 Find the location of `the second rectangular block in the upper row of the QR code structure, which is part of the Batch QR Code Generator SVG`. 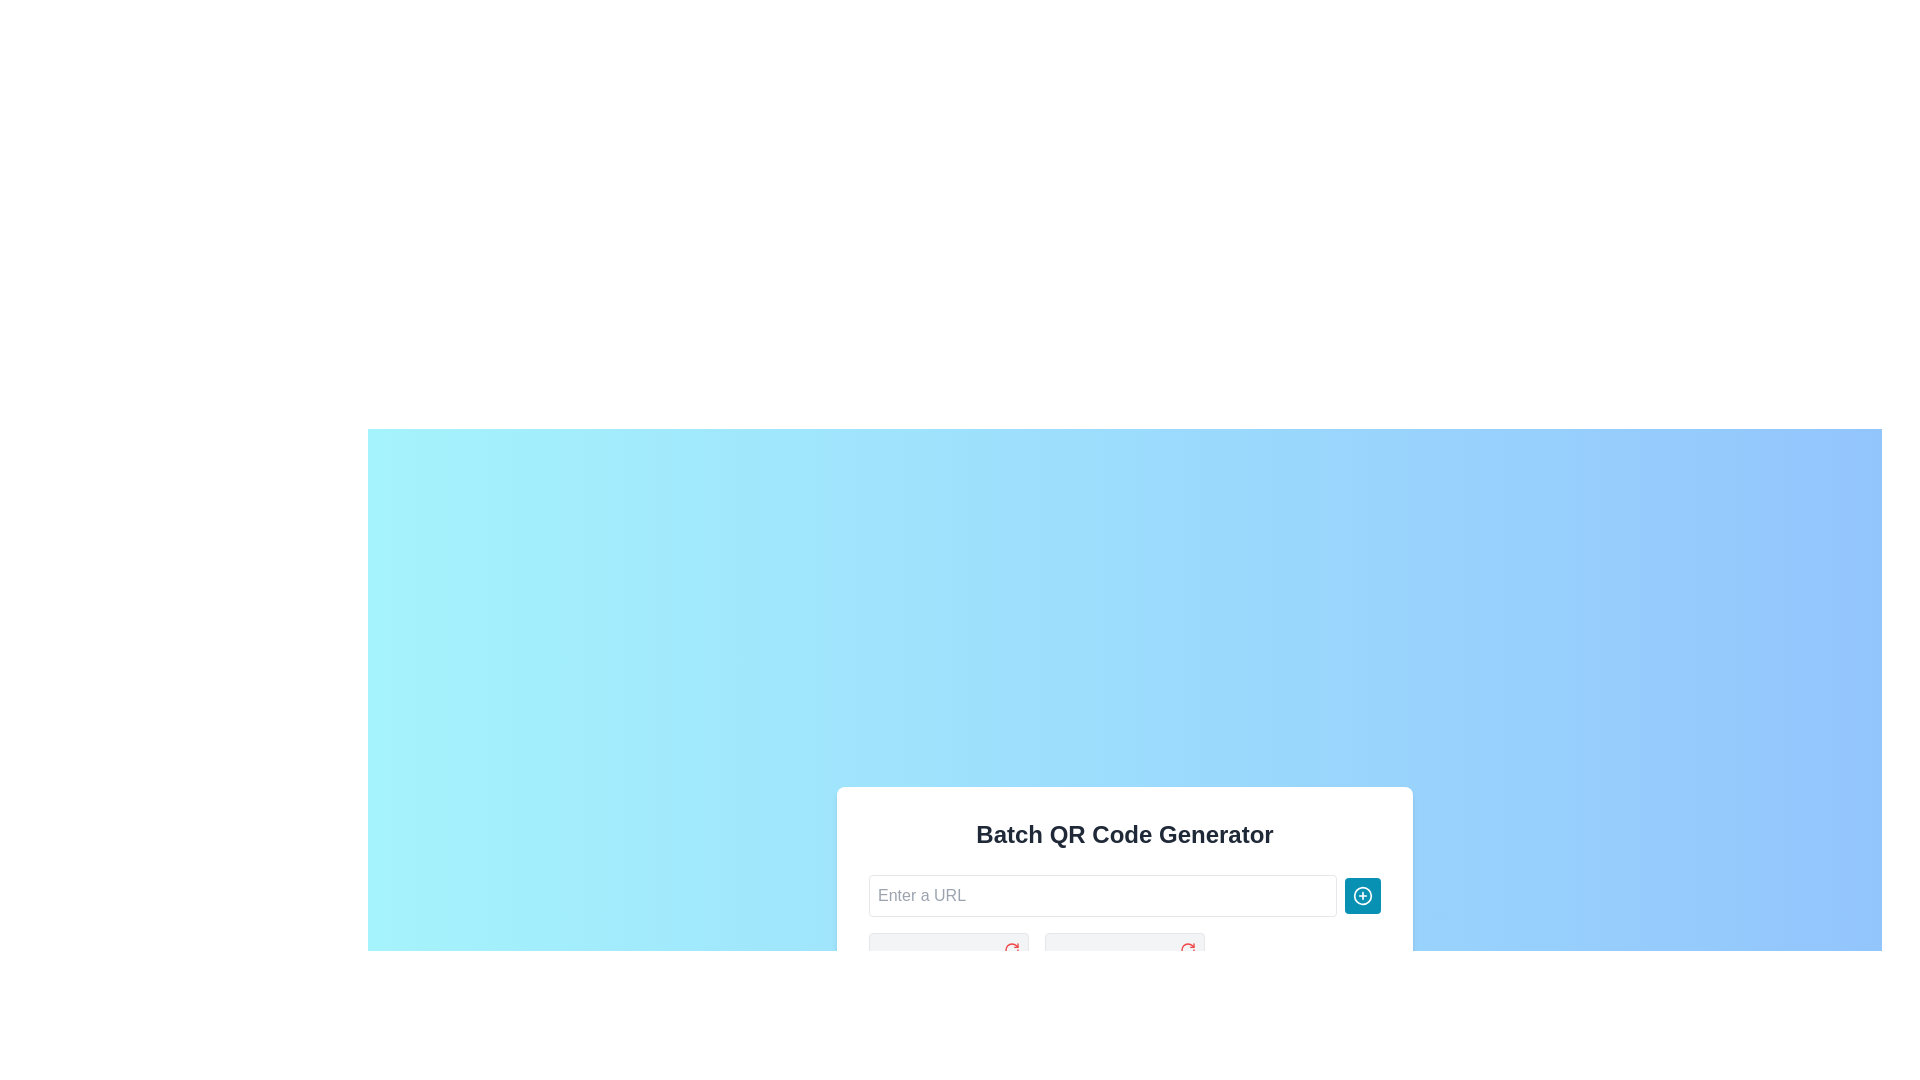

the second rectangular block in the upper row of the QR code structure, which is part of the Batch QR Code Generator SVG is located at coordinates (970, 967).